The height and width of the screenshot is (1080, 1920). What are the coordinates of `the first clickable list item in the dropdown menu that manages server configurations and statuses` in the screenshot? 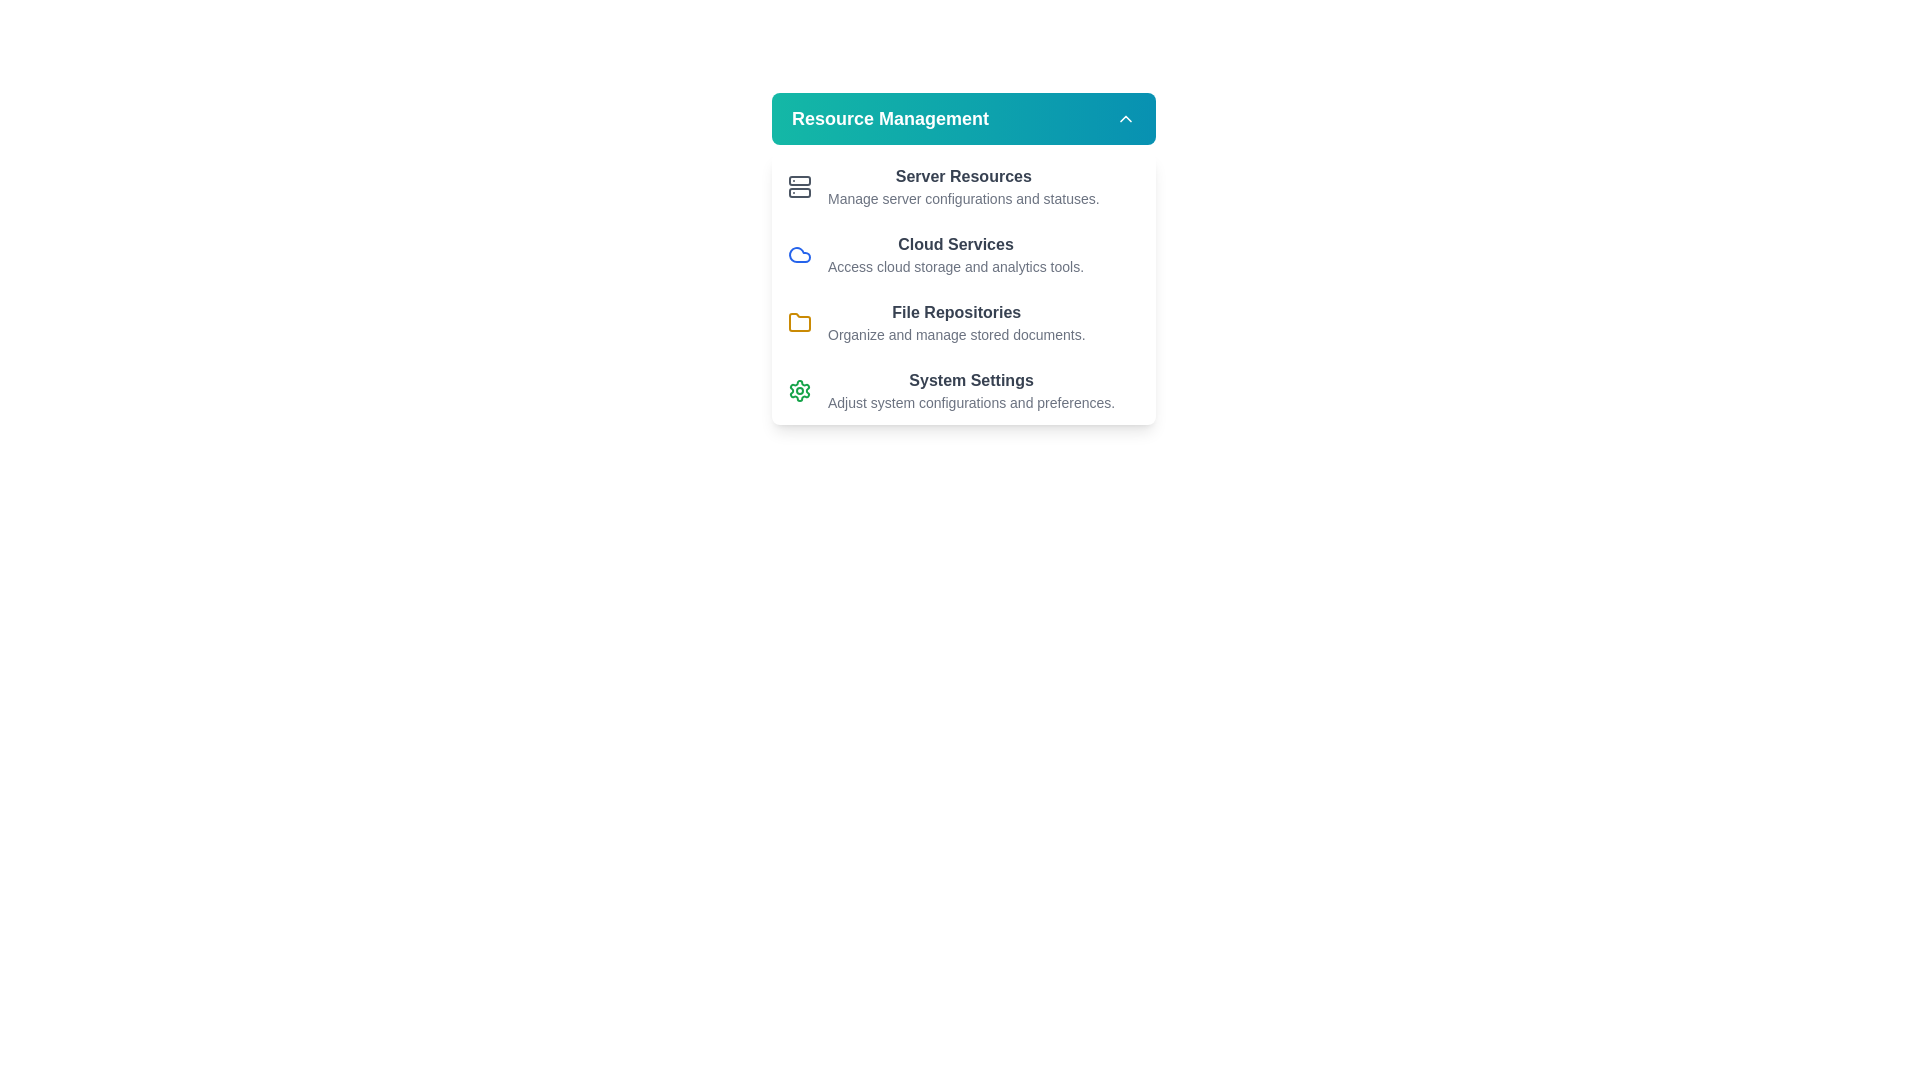 It's located at (964, 186).